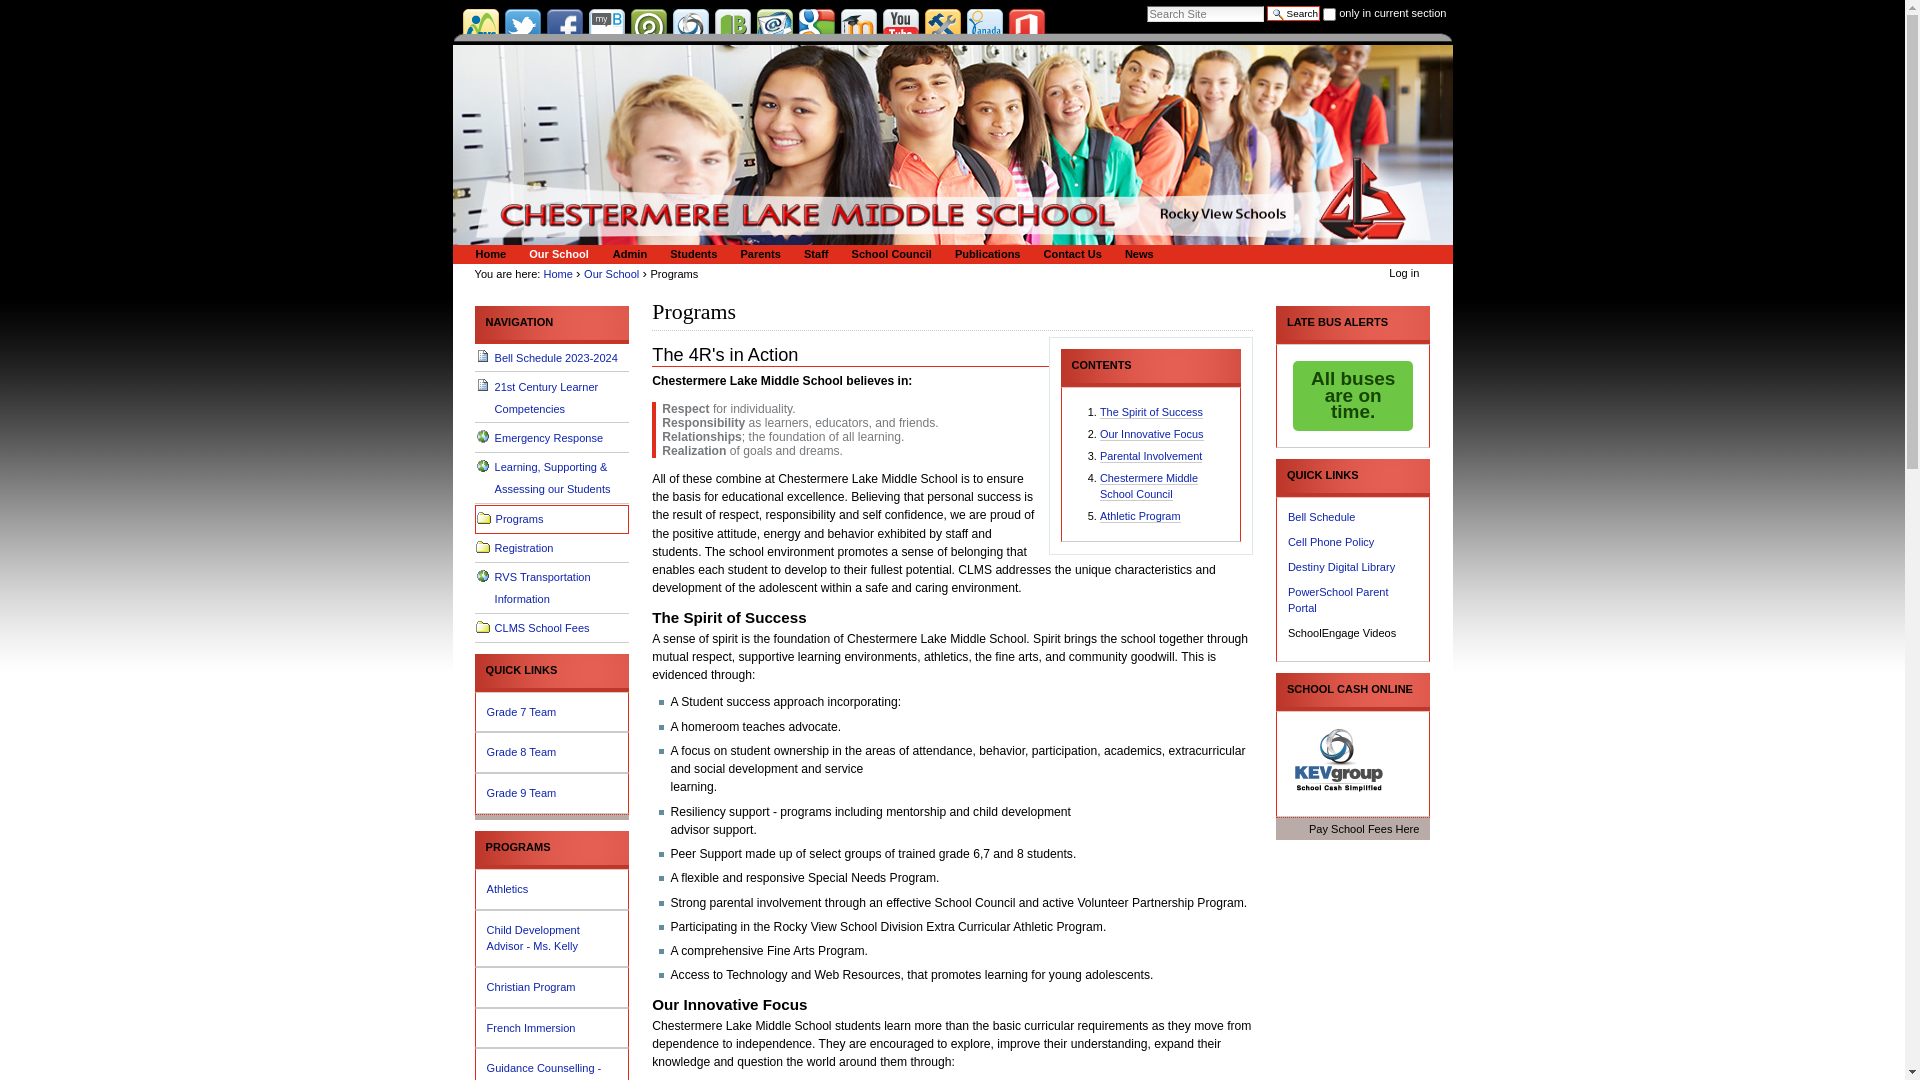 This screenshot has height=1080, width=1920. I want to click on 'Athletic Program', so click(1098, 515).